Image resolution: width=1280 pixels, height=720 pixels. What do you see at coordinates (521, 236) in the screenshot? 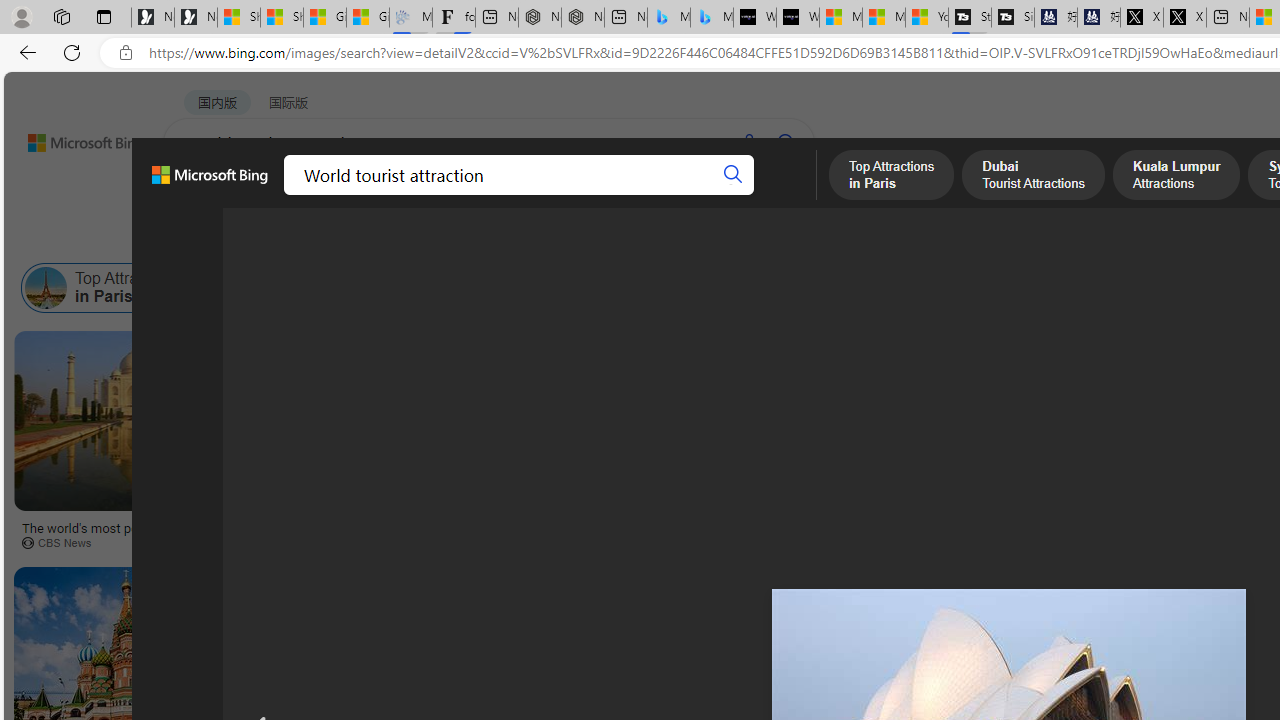
I see `'People'` at bounding box center [521, 236].